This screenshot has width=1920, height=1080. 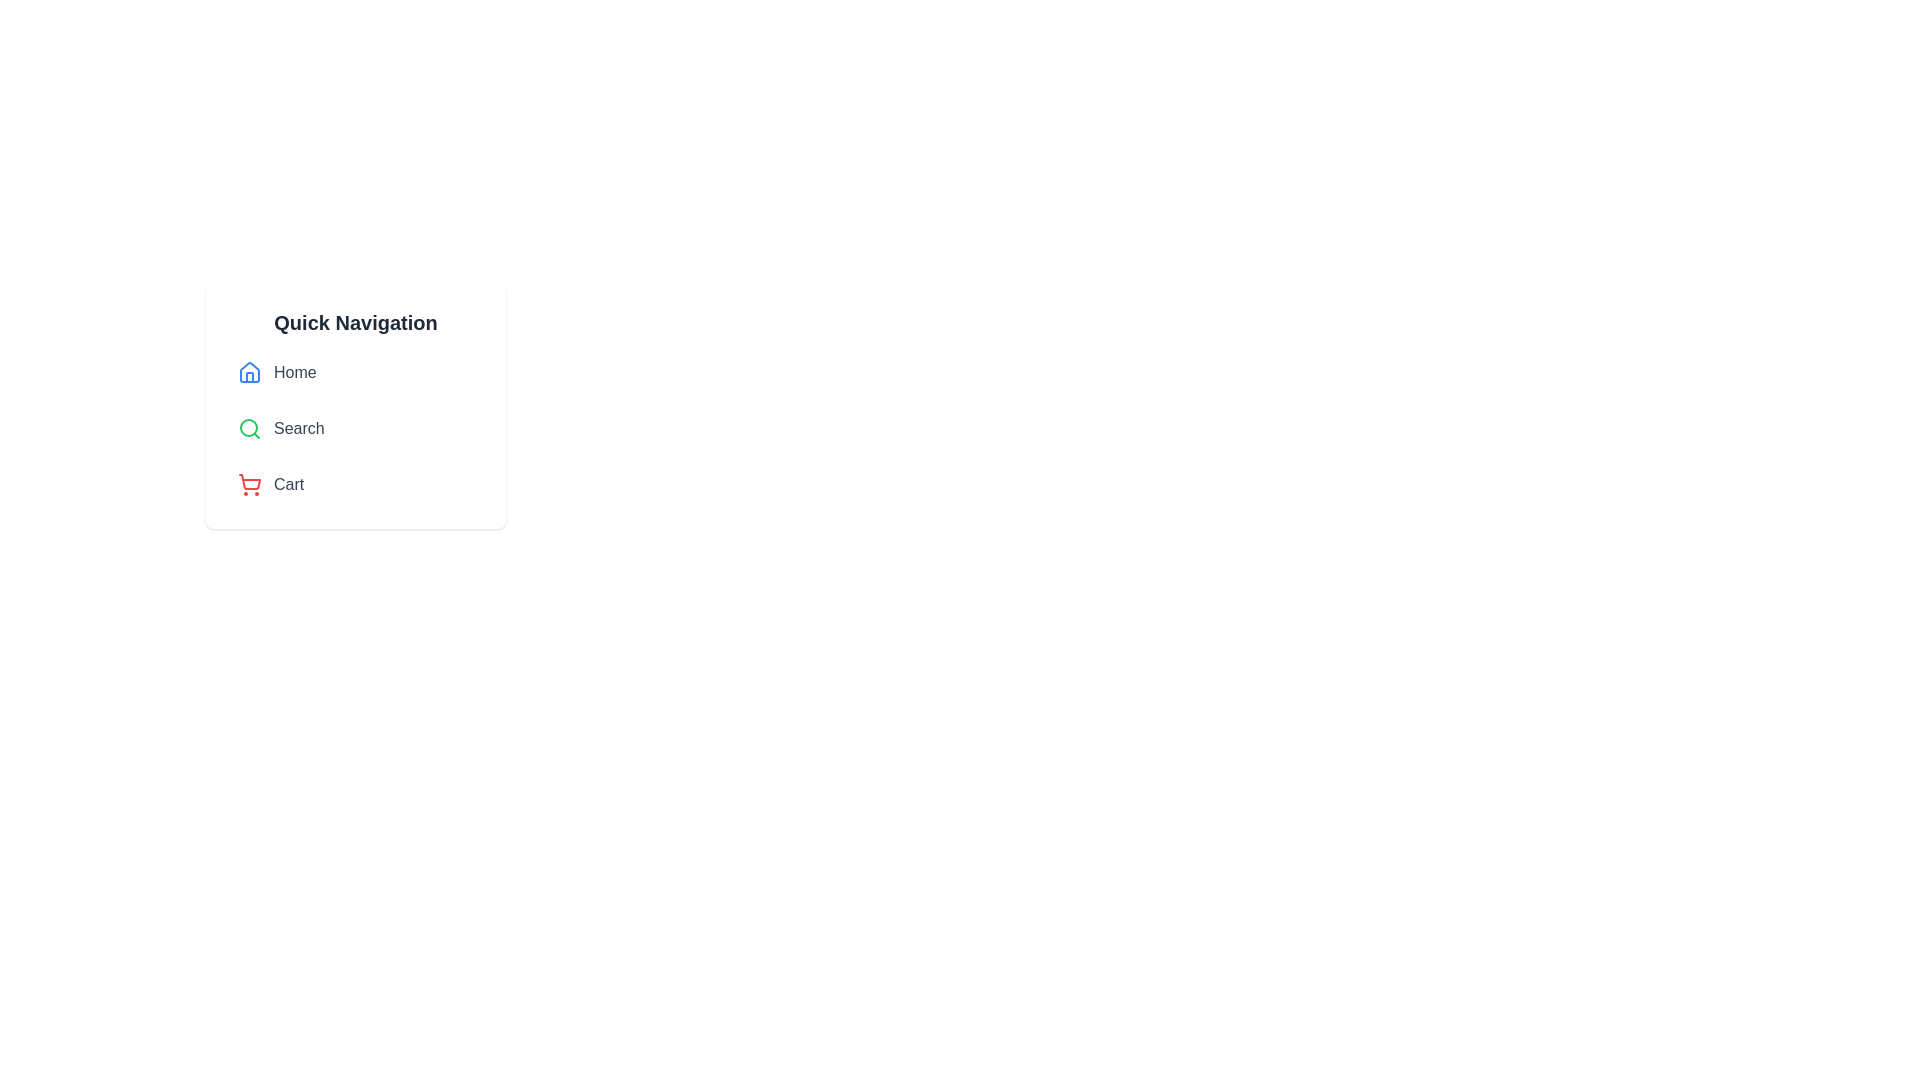 I want to click on the 'Search' hyperlink in the 'Quick Navigation' menu, so click(x=298, y=427).